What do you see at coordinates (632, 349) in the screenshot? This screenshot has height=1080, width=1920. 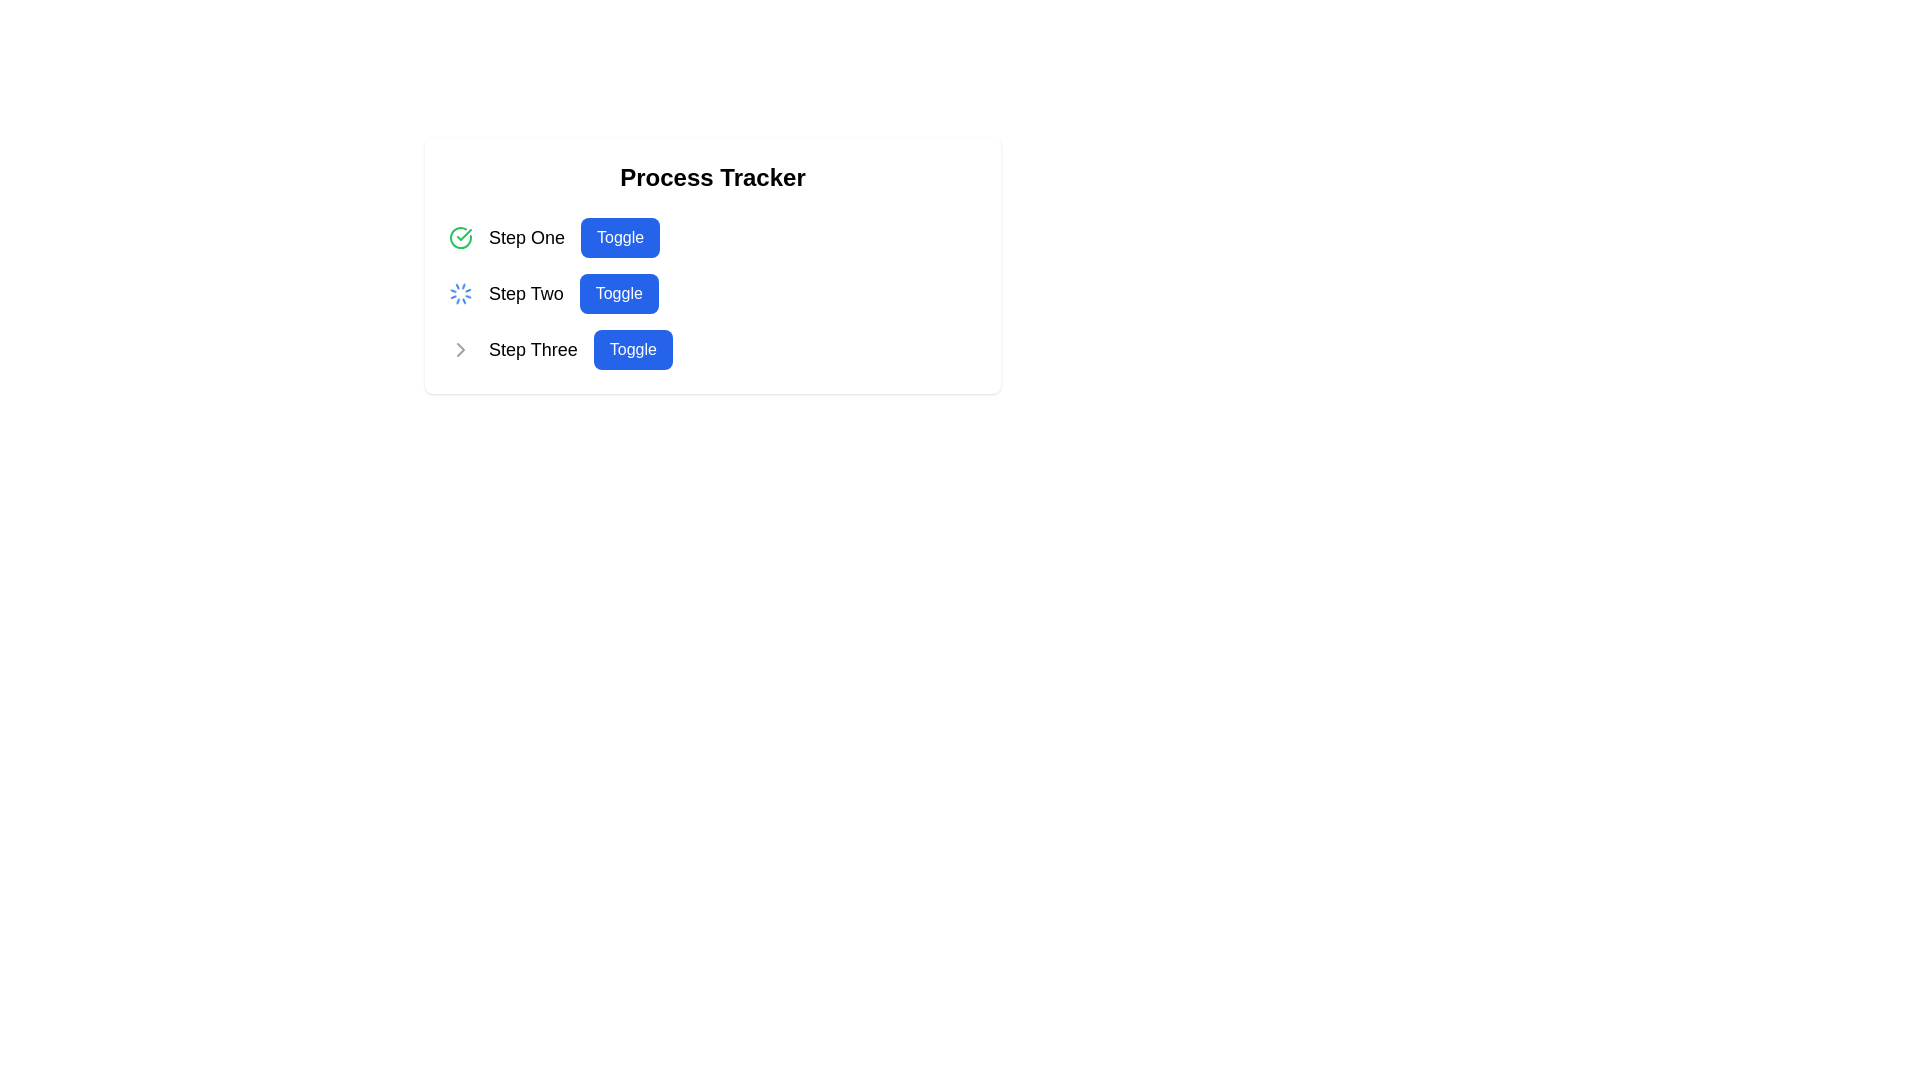 I see `the 'Step Three' toggle button located in the lower section of the 'Toggle' group to change its state` at bounding box center [632, 349].